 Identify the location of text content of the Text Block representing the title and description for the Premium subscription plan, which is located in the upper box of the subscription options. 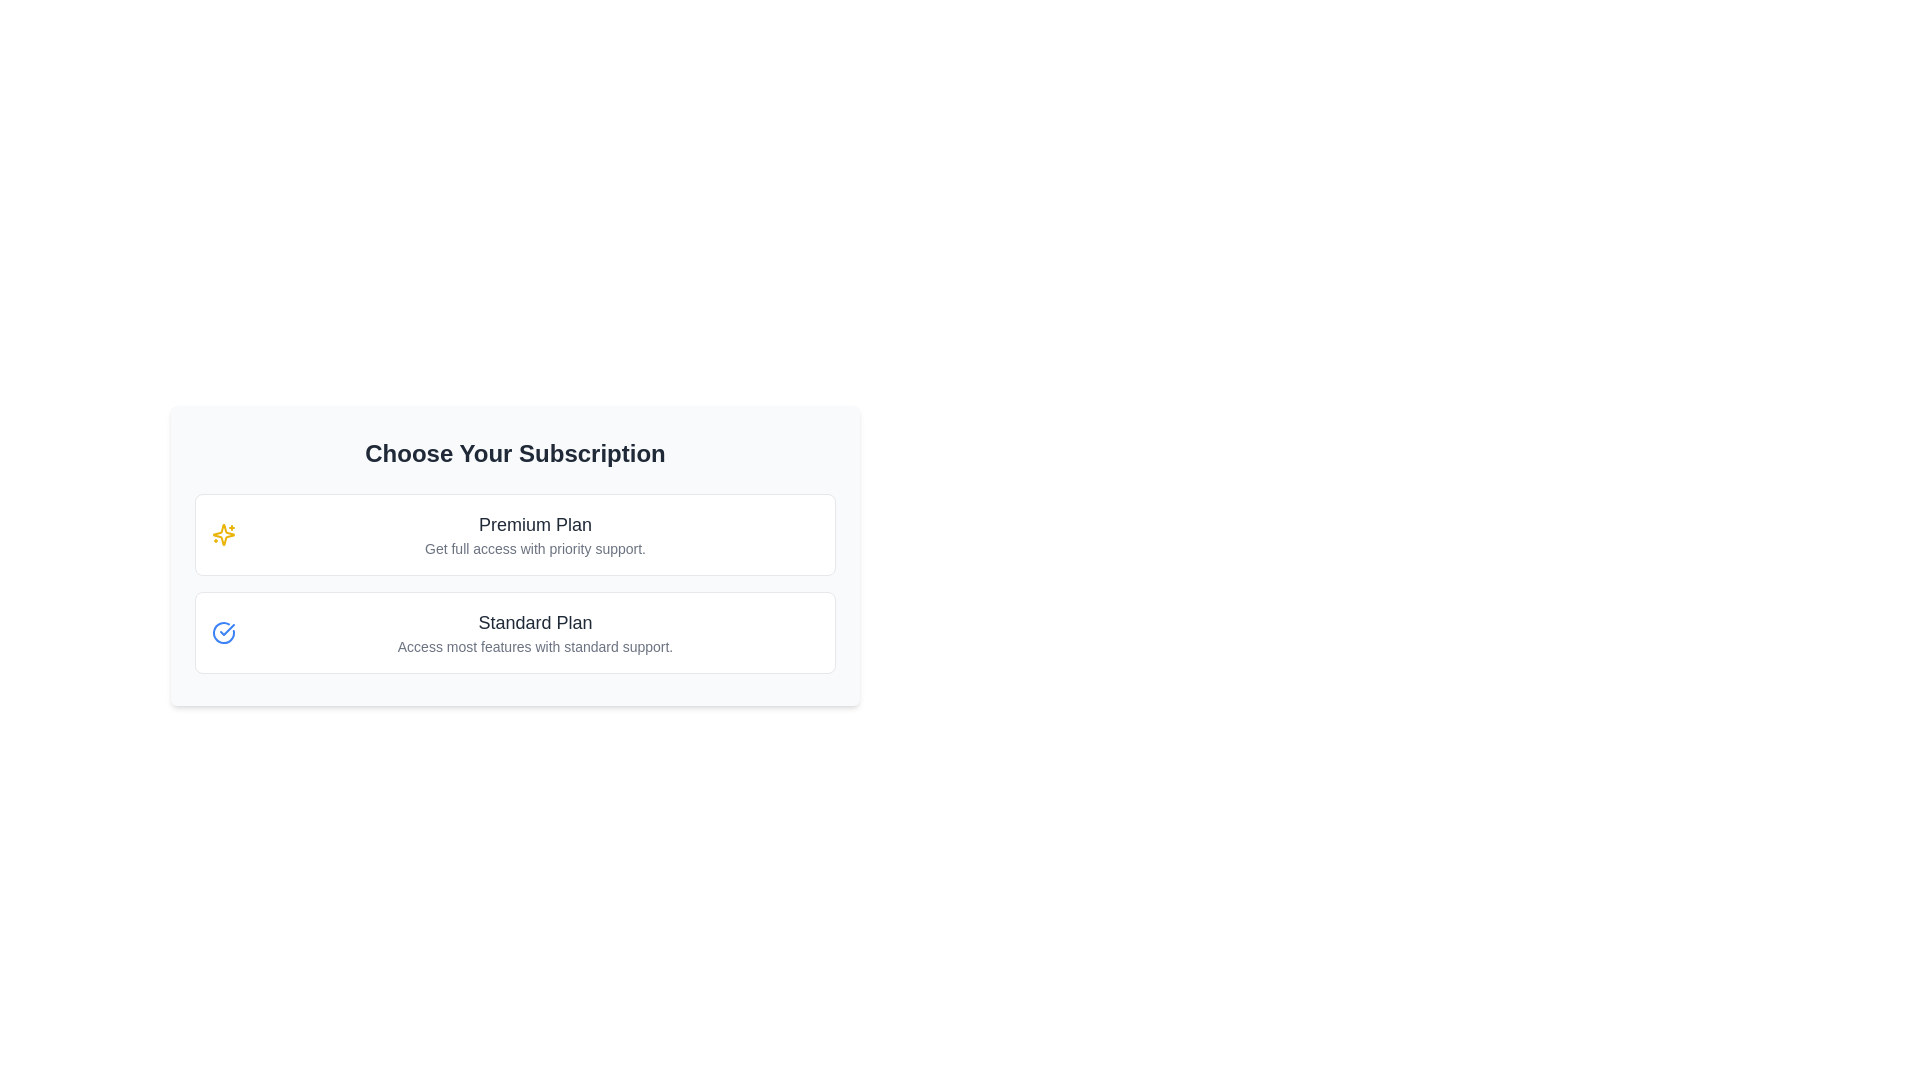
(535, 534).